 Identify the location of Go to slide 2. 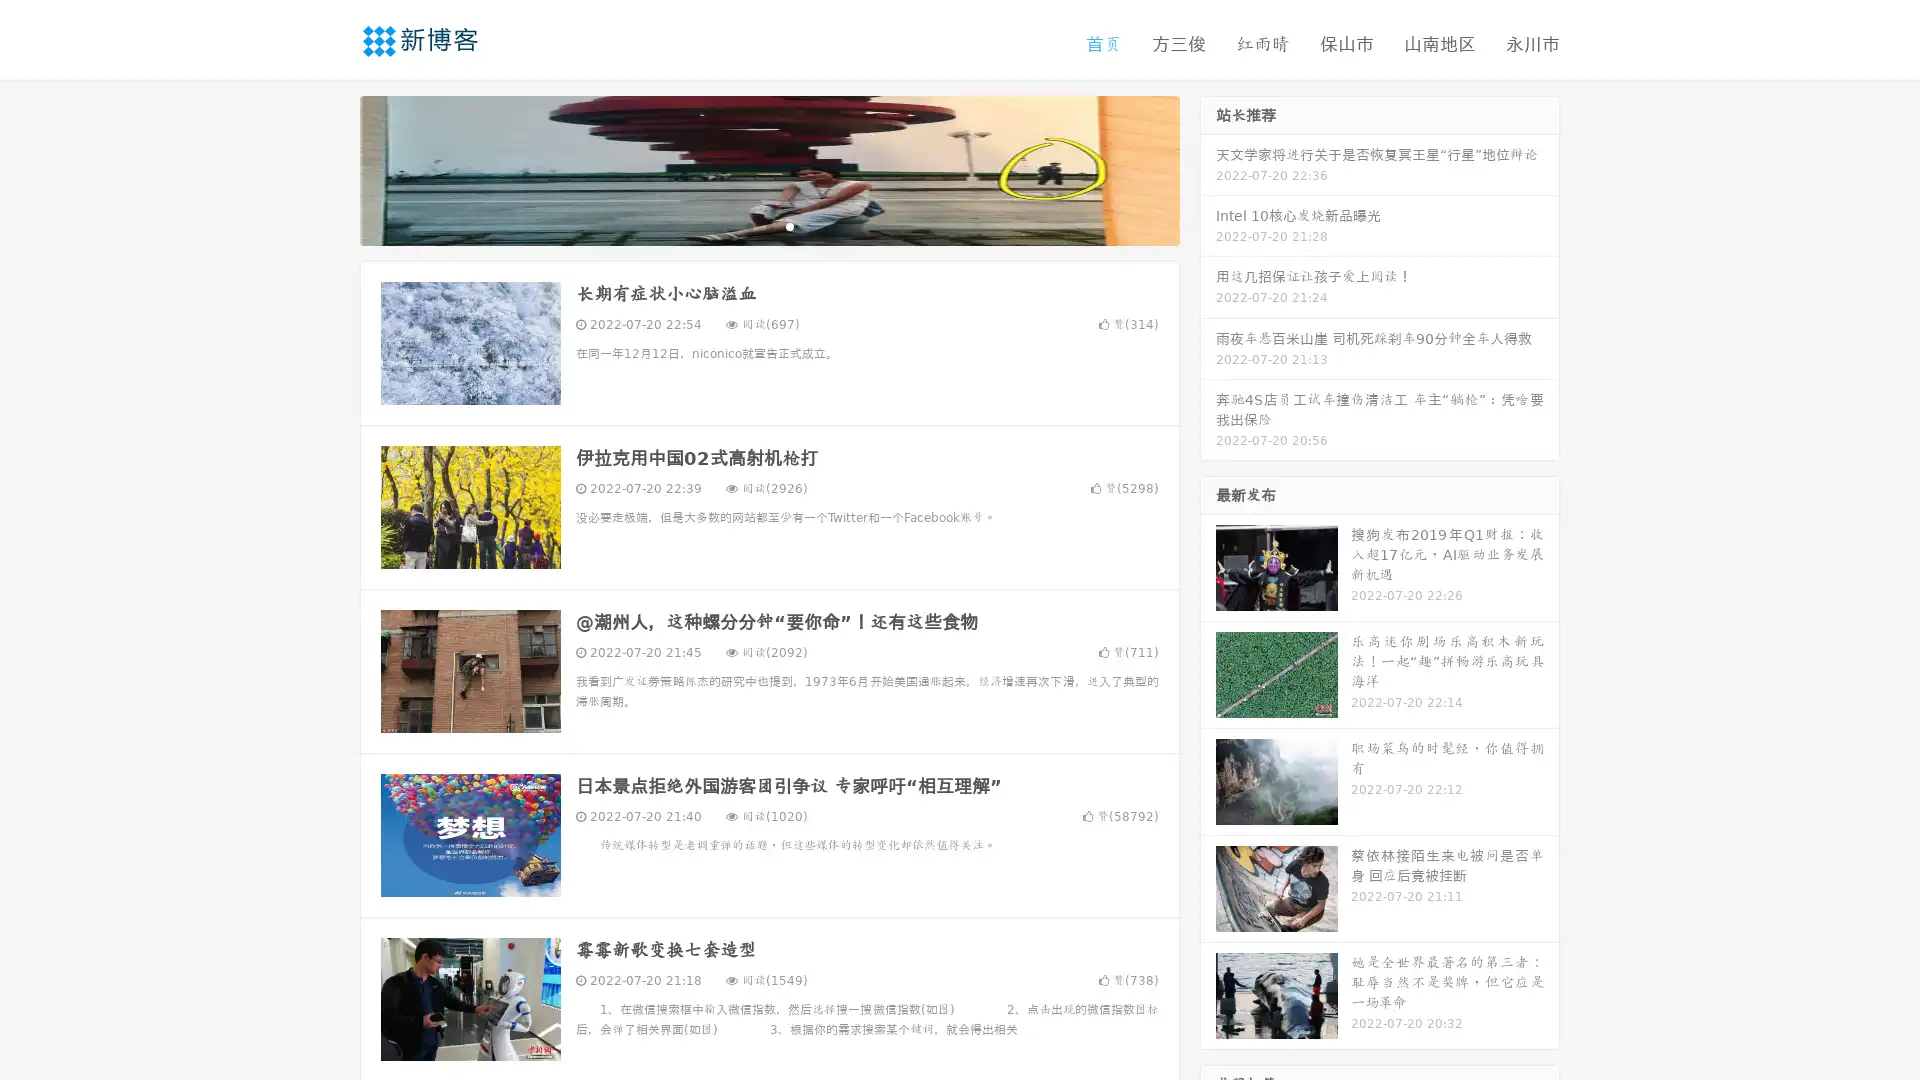
(768, 225).